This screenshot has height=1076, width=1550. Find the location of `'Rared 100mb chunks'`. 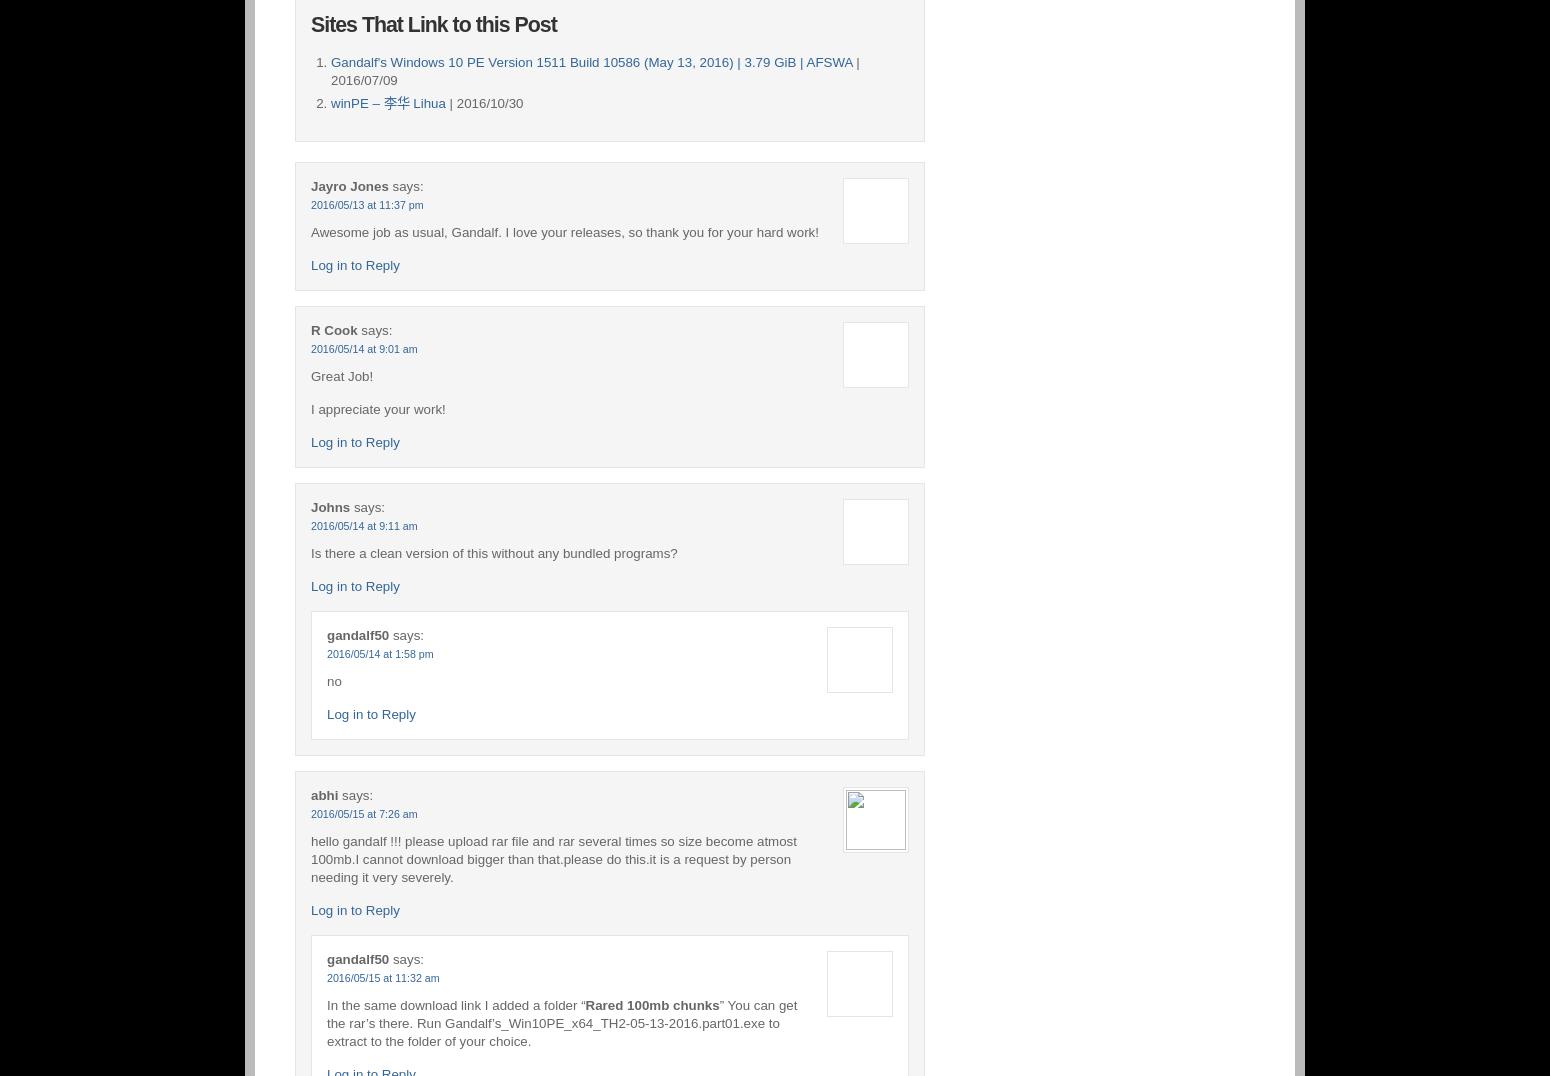

'Rared 100mb chunks' is located at coordinates (650, 1003).